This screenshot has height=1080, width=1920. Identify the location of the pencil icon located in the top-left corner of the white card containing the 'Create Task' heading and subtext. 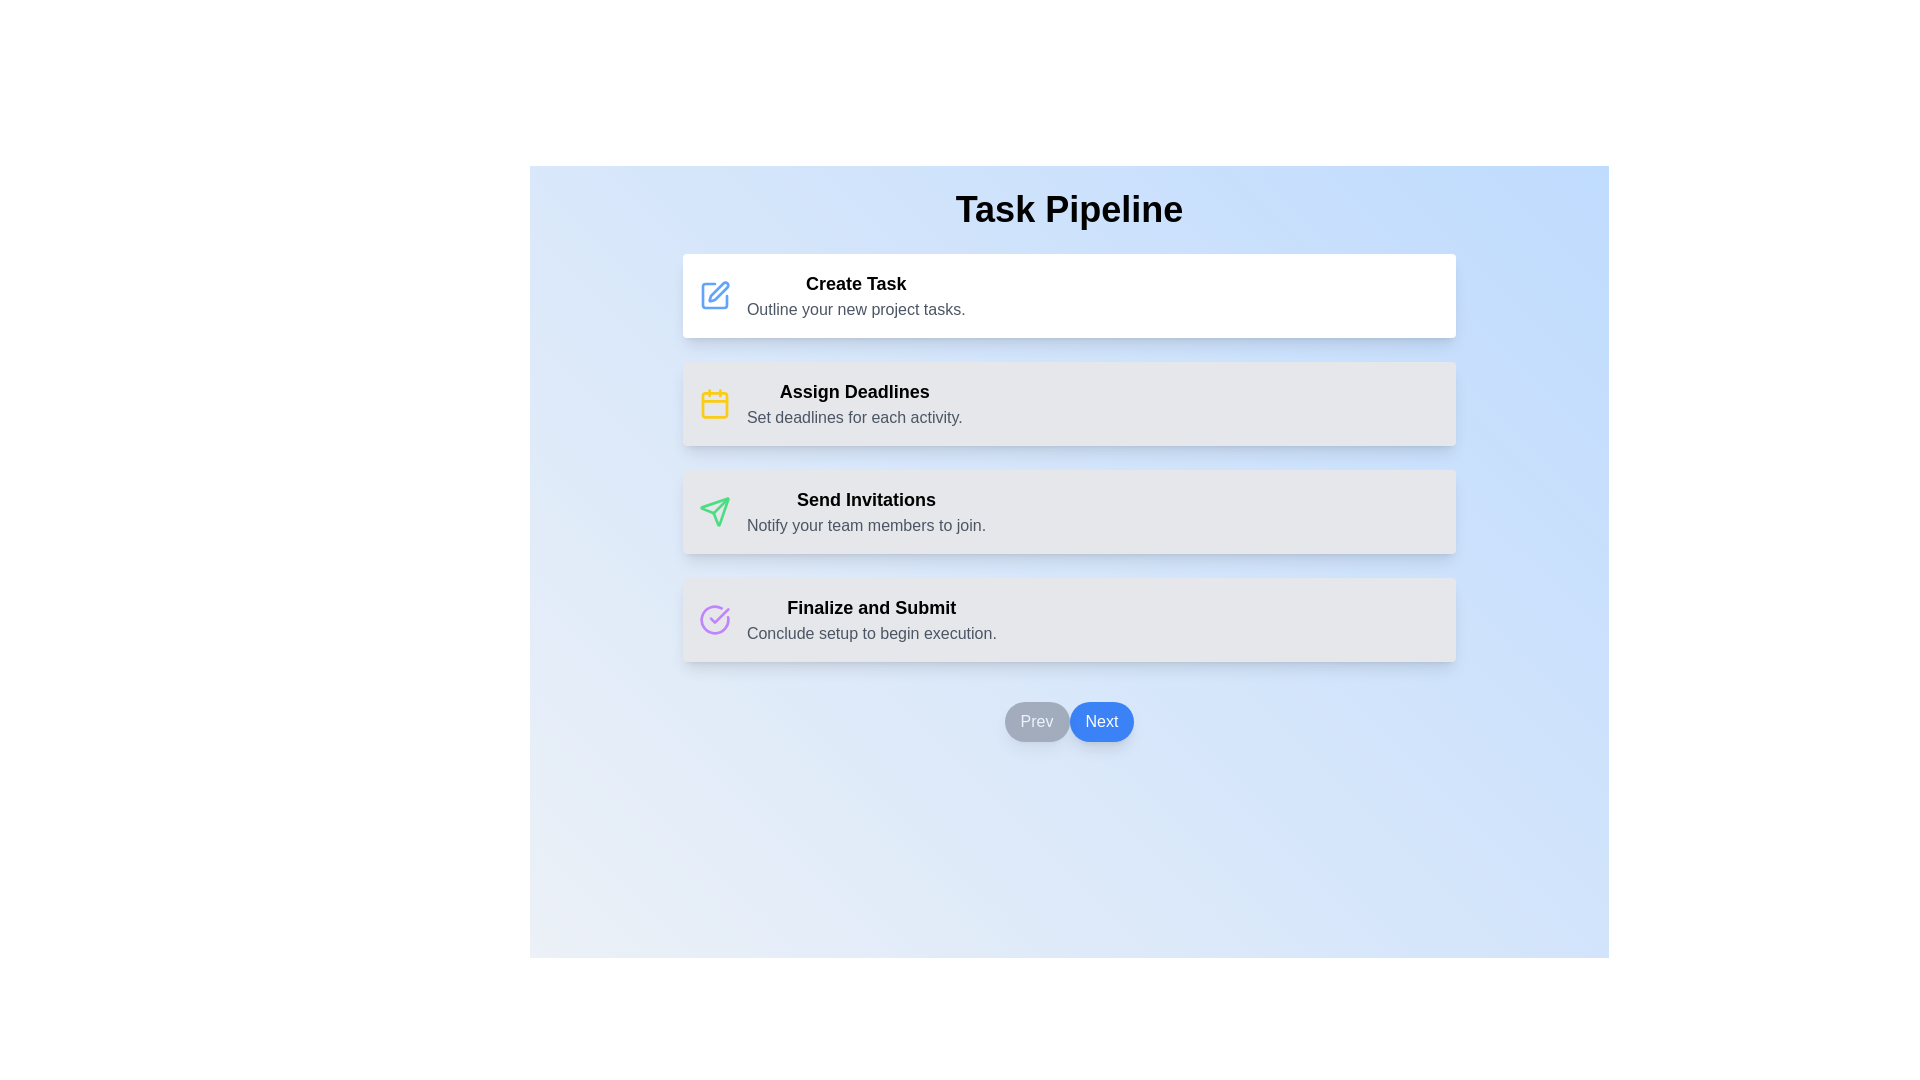
(714, 296).